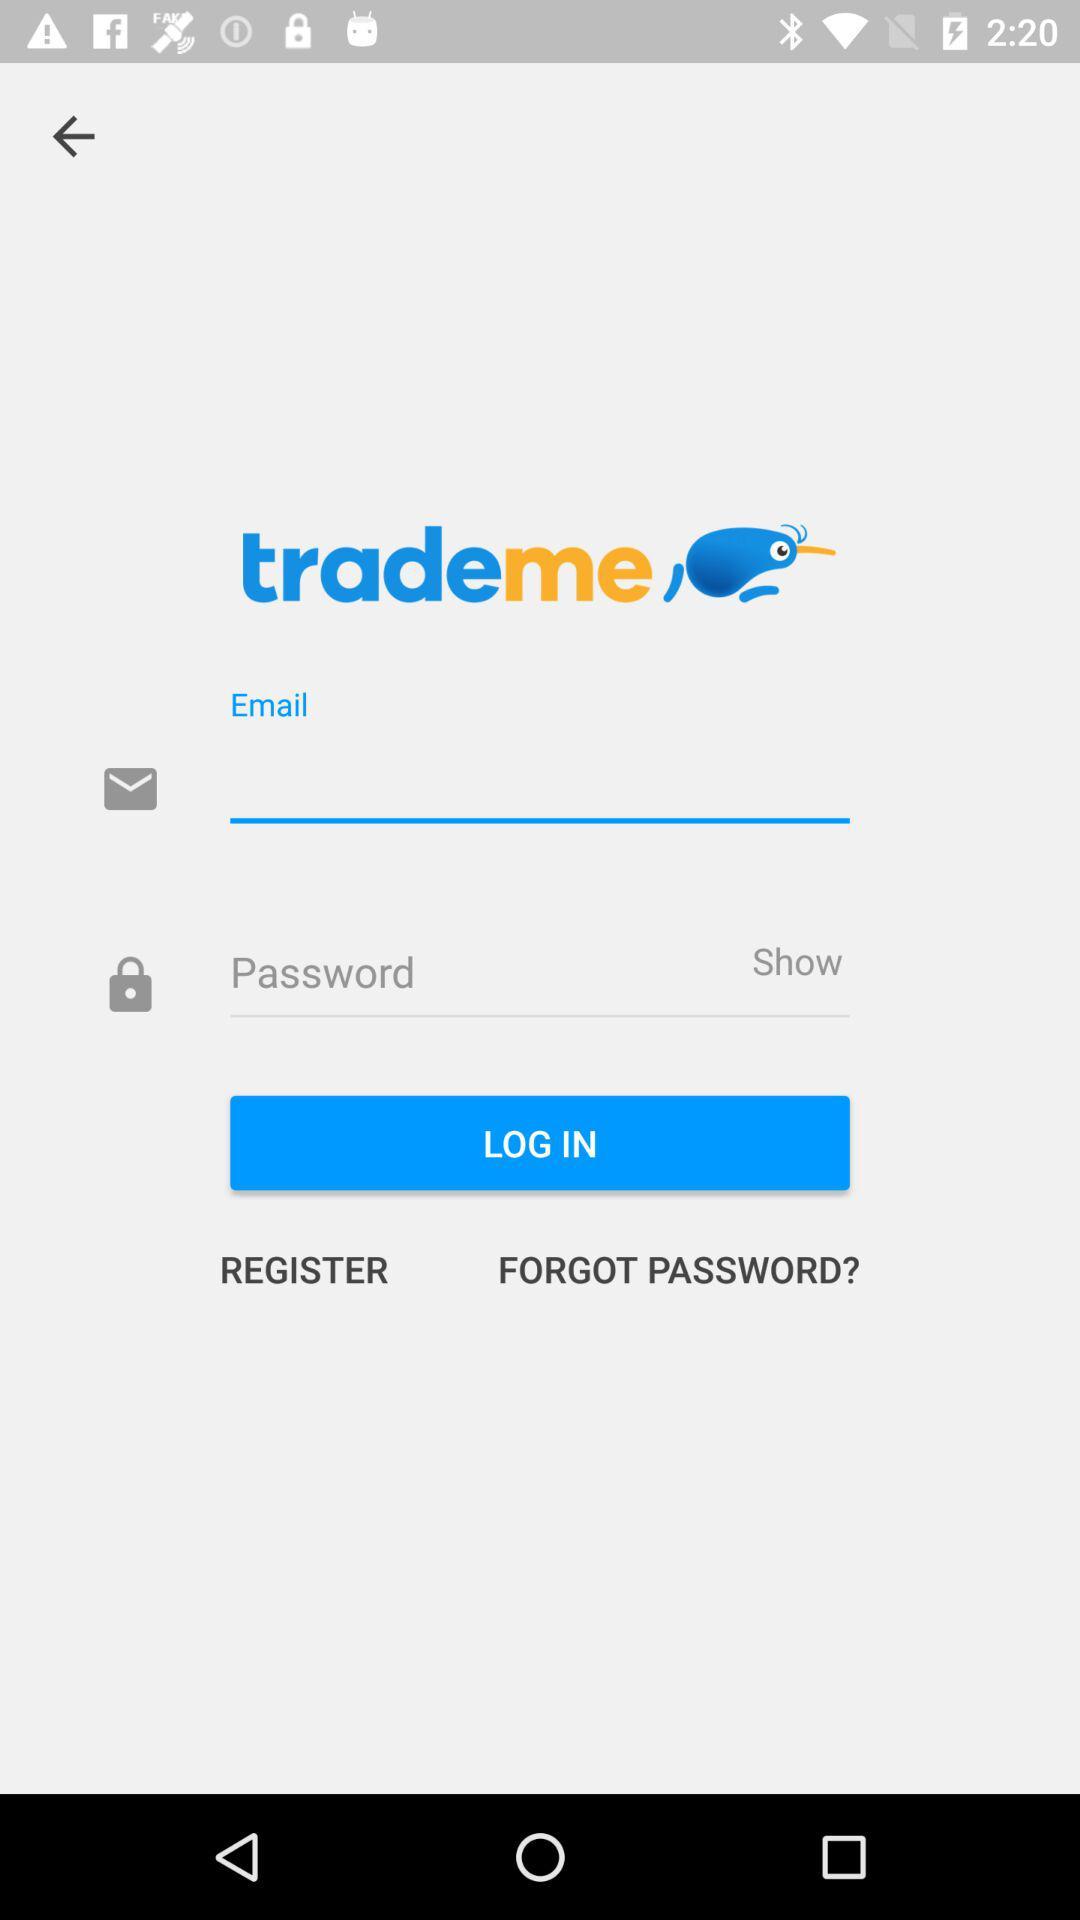  Describe the element at coordinates (658, 1267) in the screenshot. I see `forgot password? icon` at that location.